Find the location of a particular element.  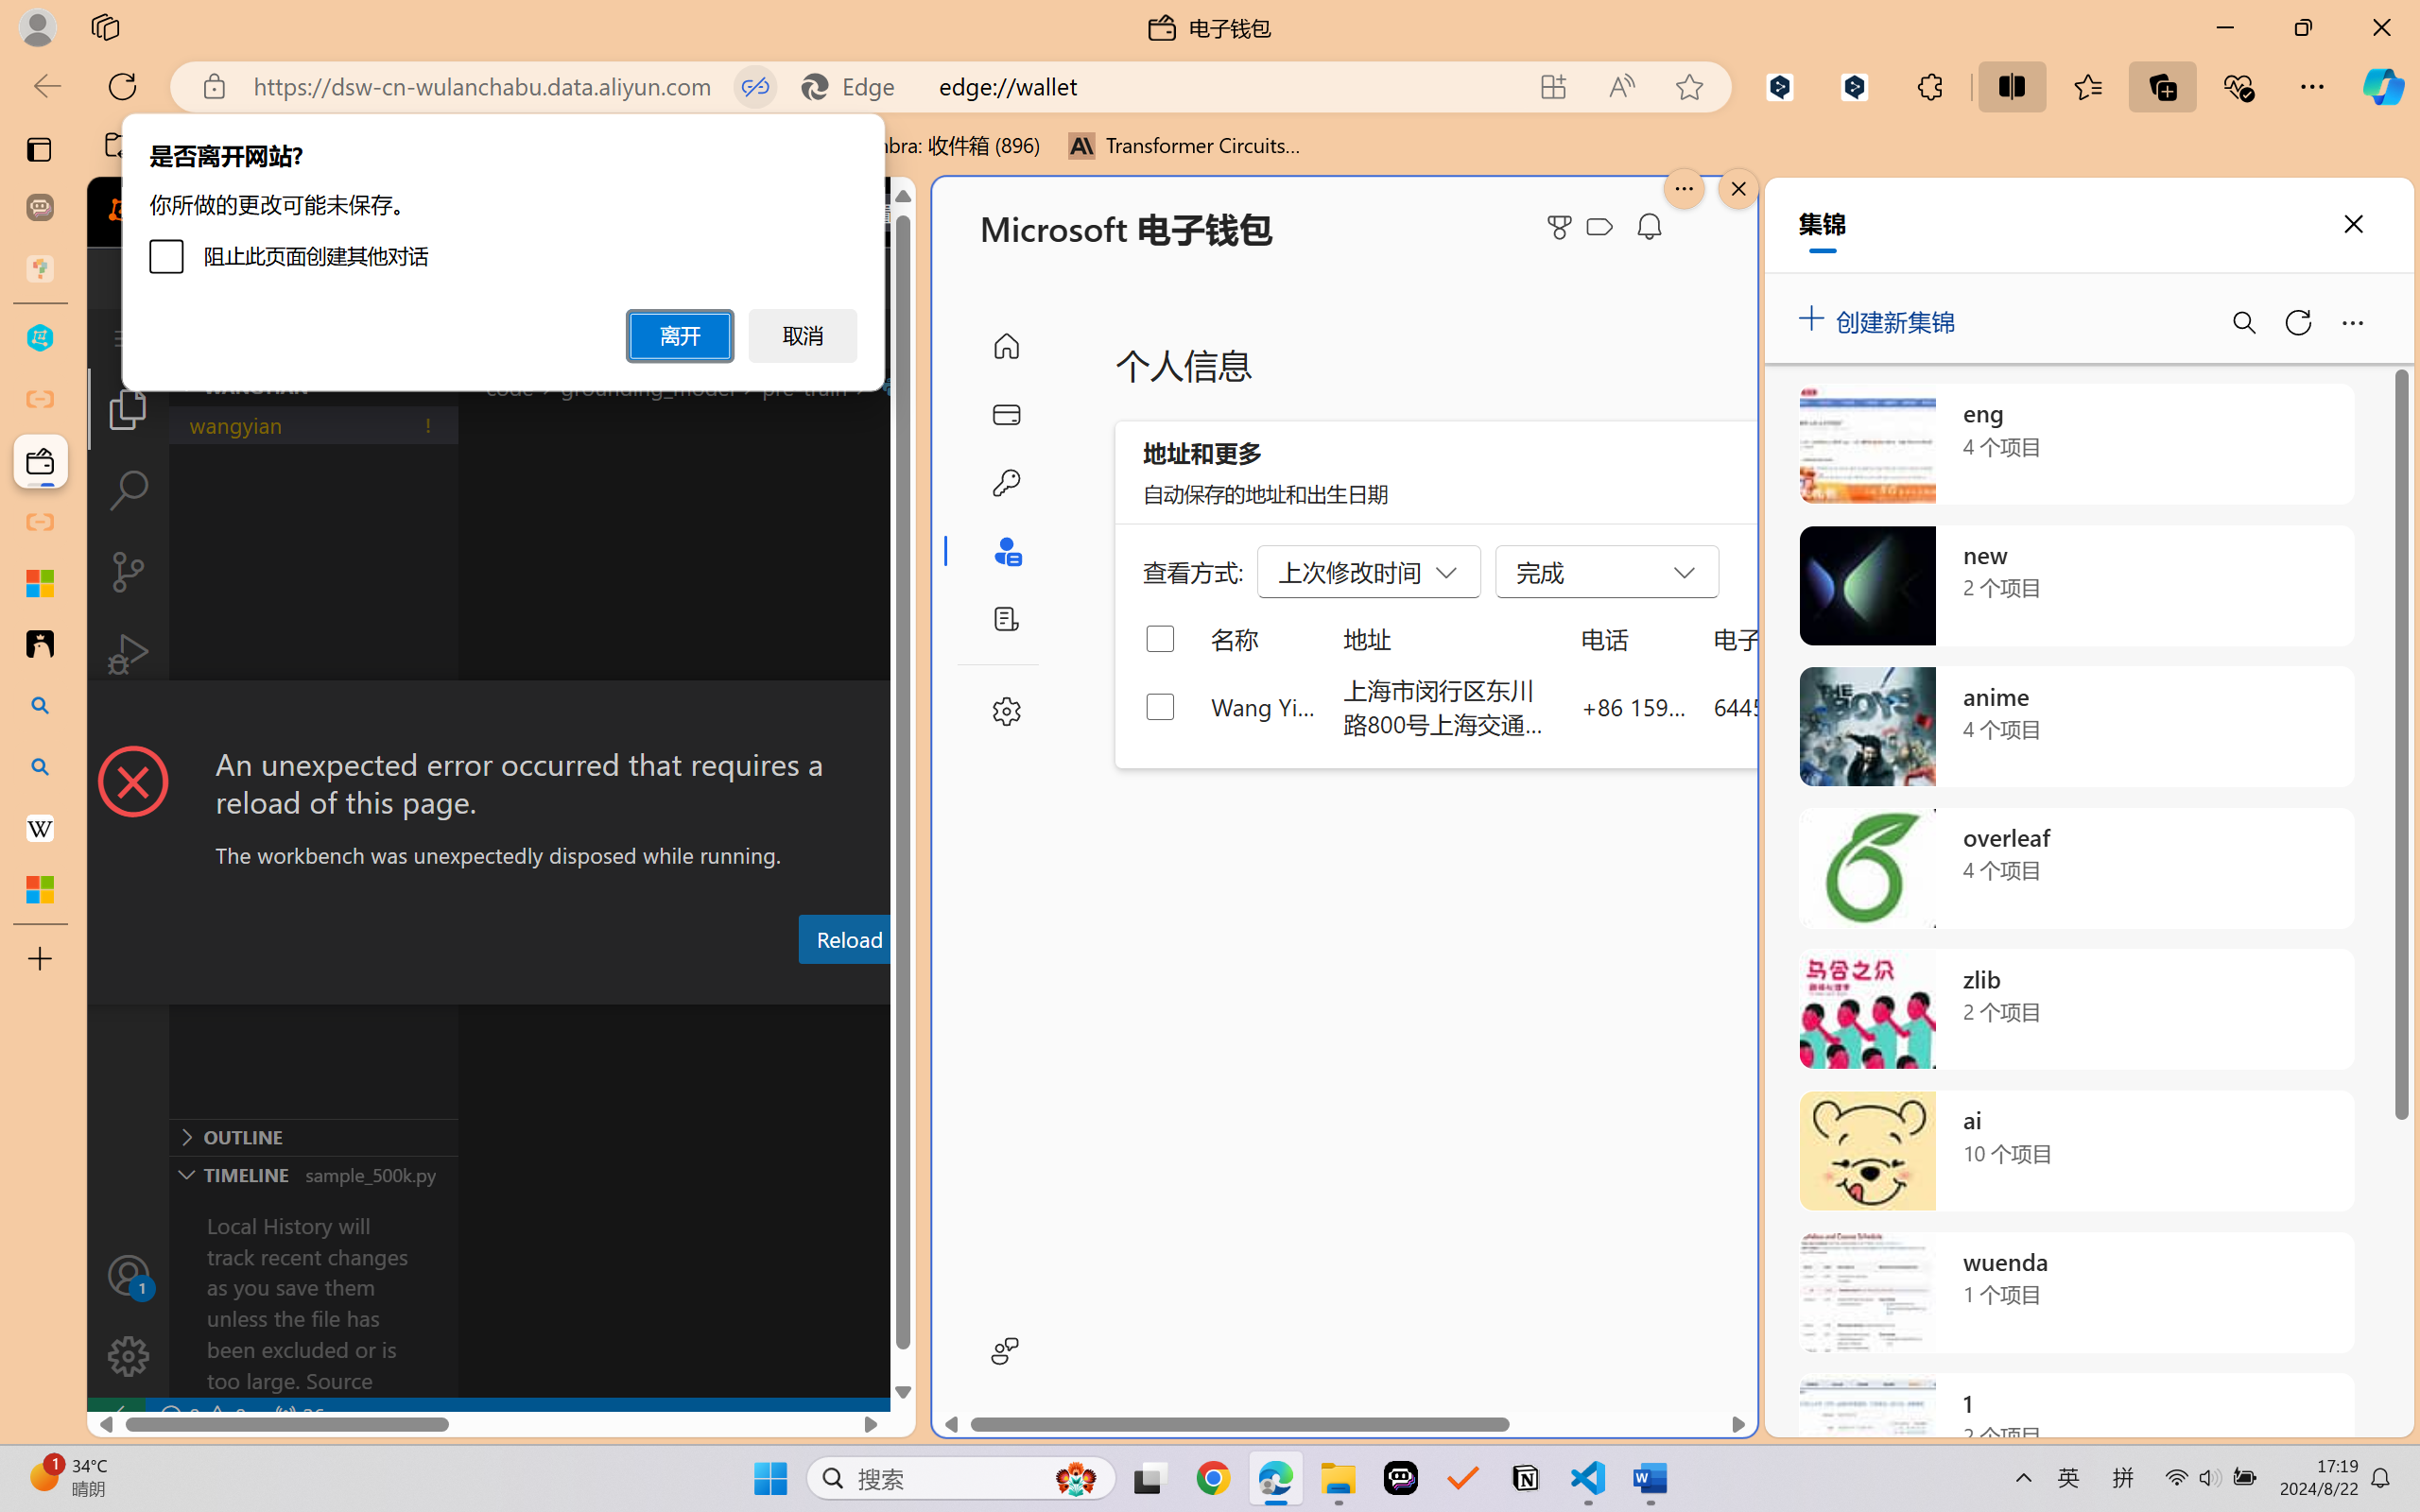

'Transformer Circuits Thread' is located at coordinates (1184, 145).